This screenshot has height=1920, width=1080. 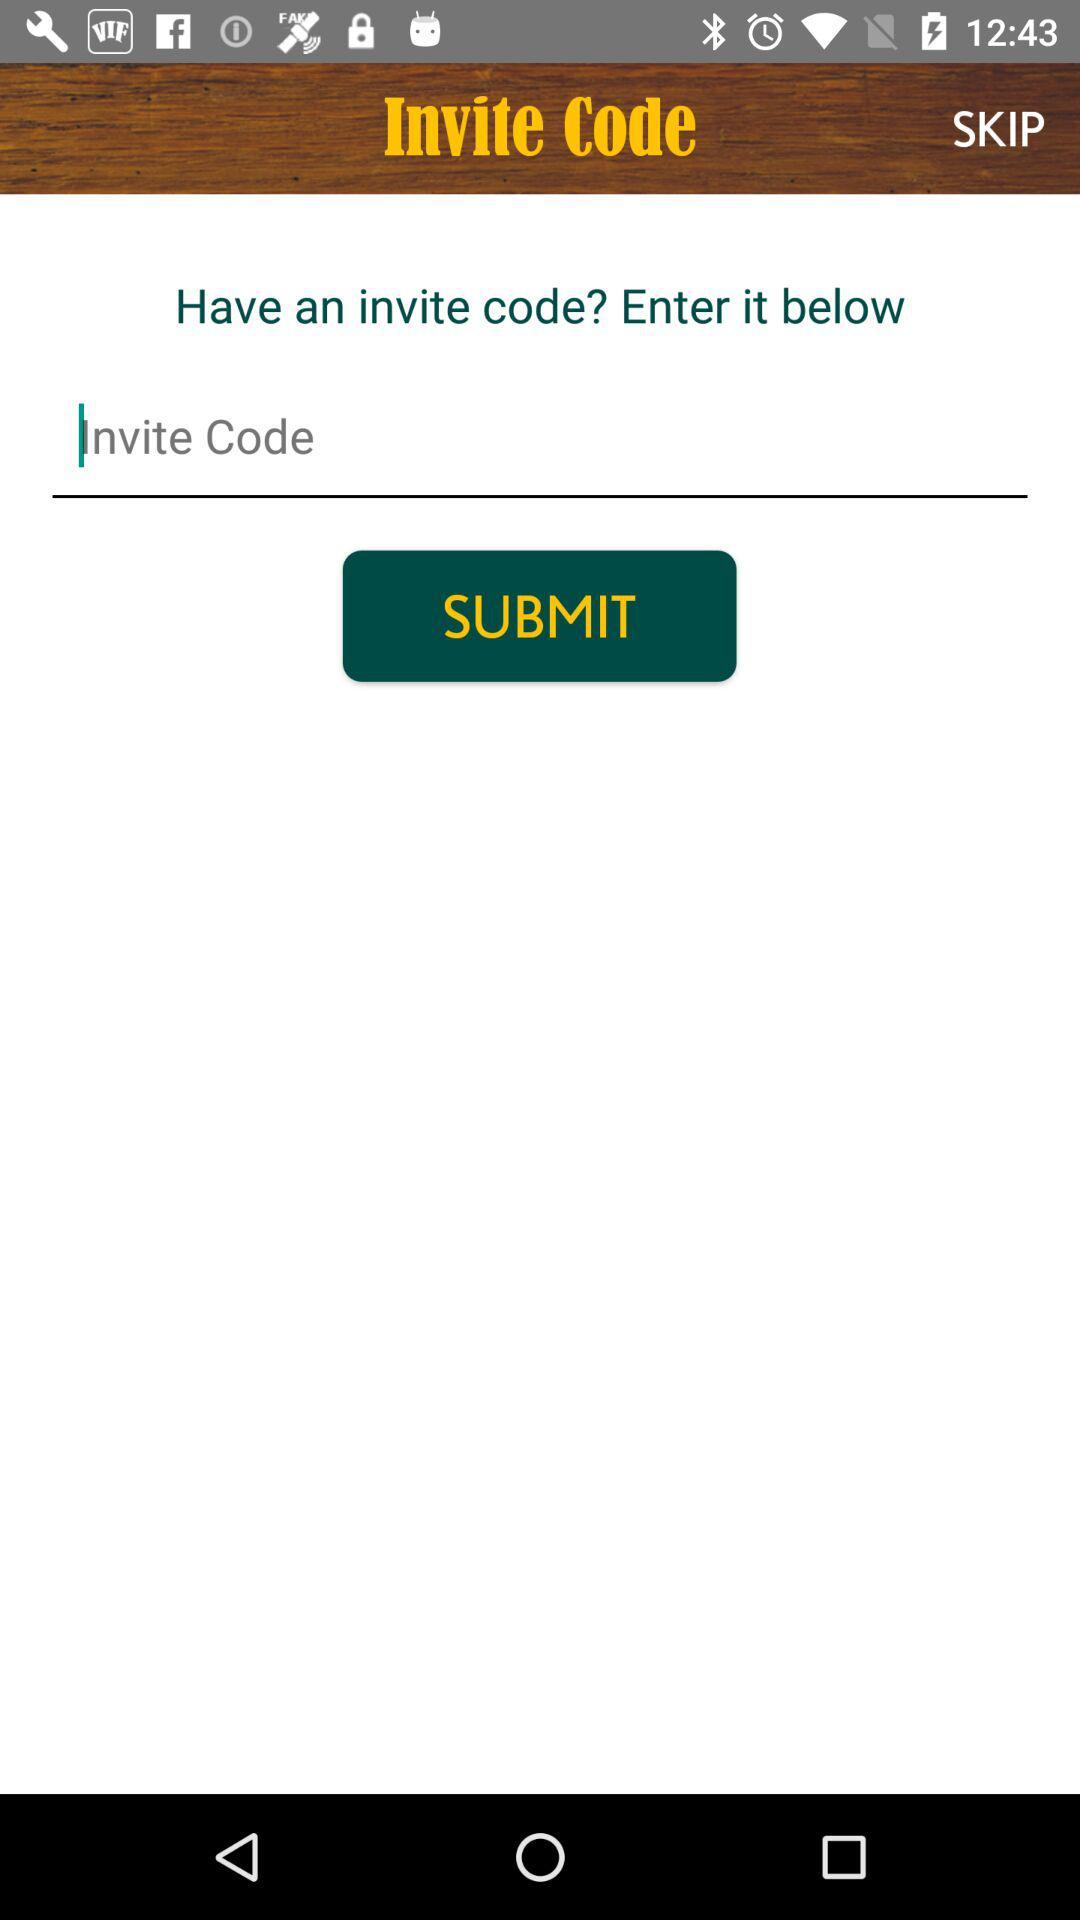 What do you see at coordinates (998, 127) in the screenshot?
I see `the icon to the right of the invite code icon` at bounding box center [998, 127].